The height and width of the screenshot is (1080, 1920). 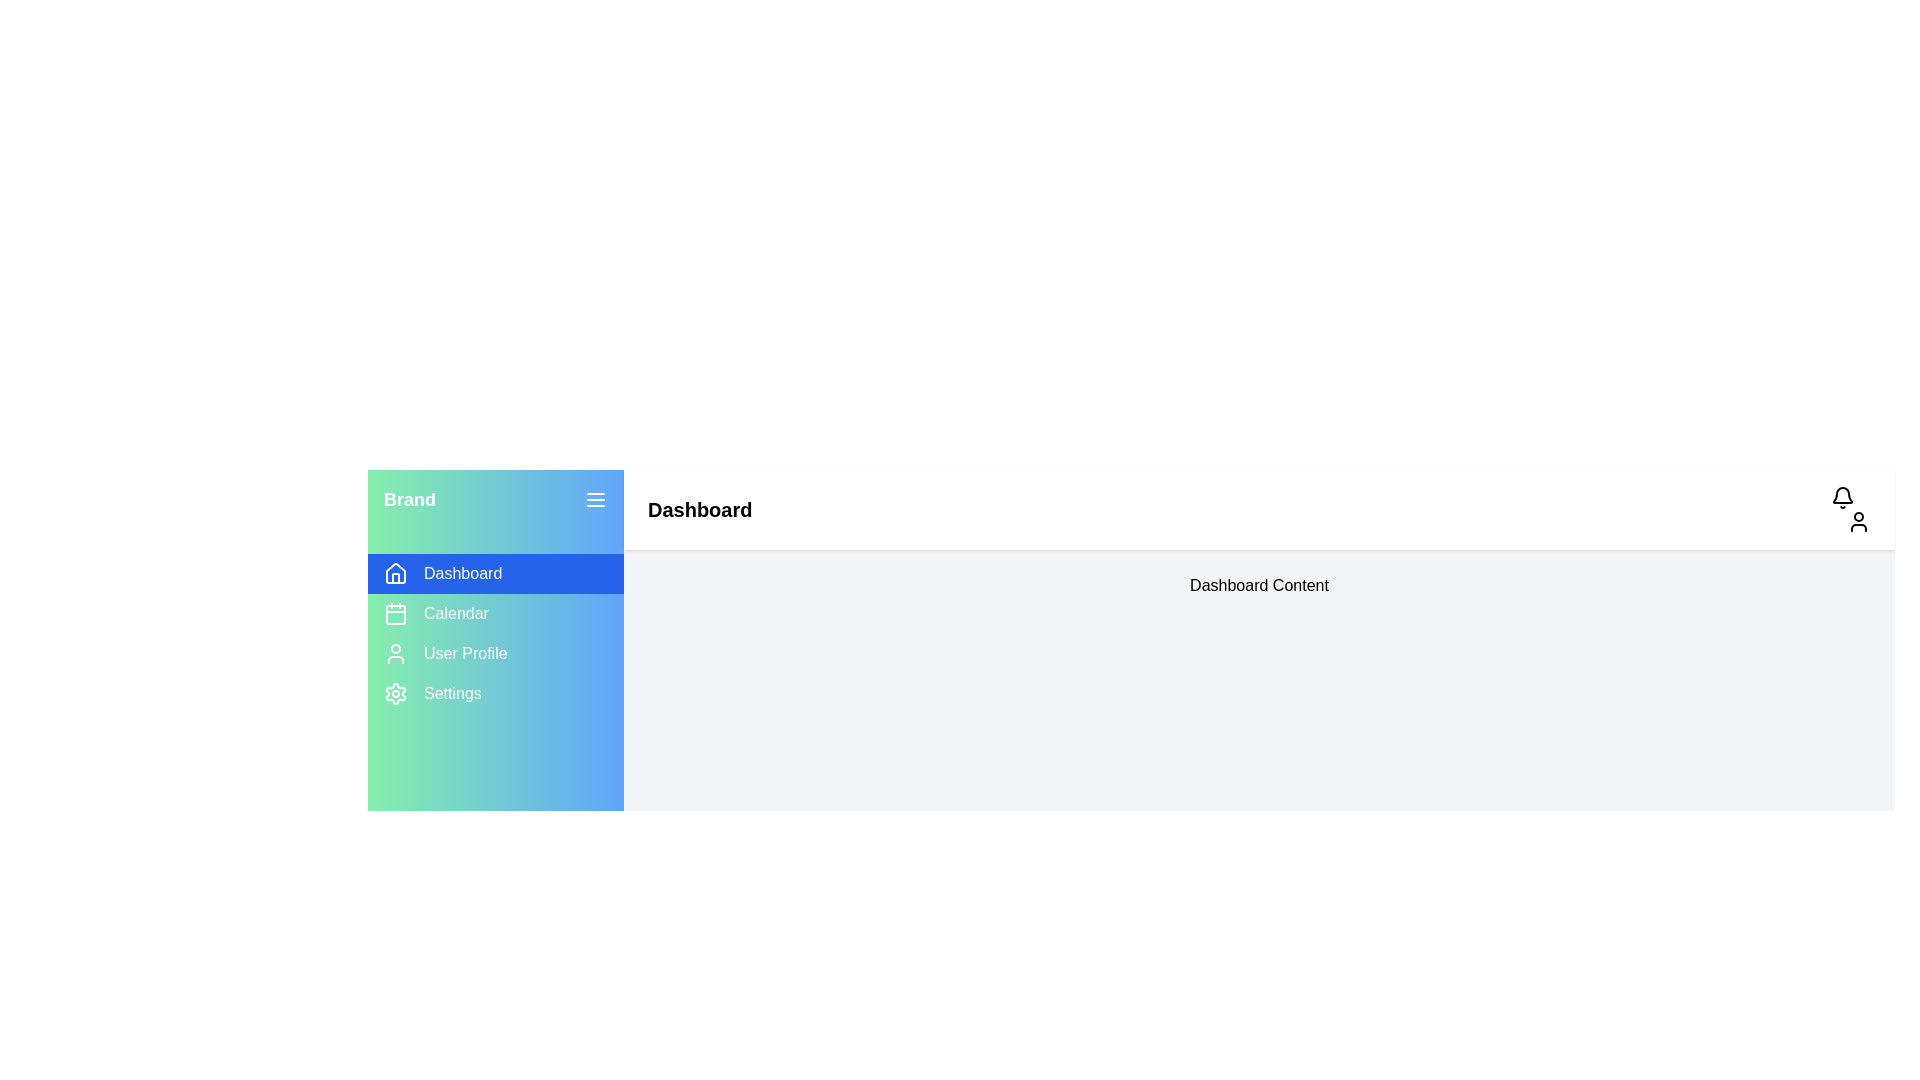 What do you see at coordinates (495, 654) in the screenshot?
I see `the 'User Profile' button, which features a user silhouette icon and white text on a gradient background, located in the vertical navigation menu on the left sidebar` at bounding box center [495, 654].